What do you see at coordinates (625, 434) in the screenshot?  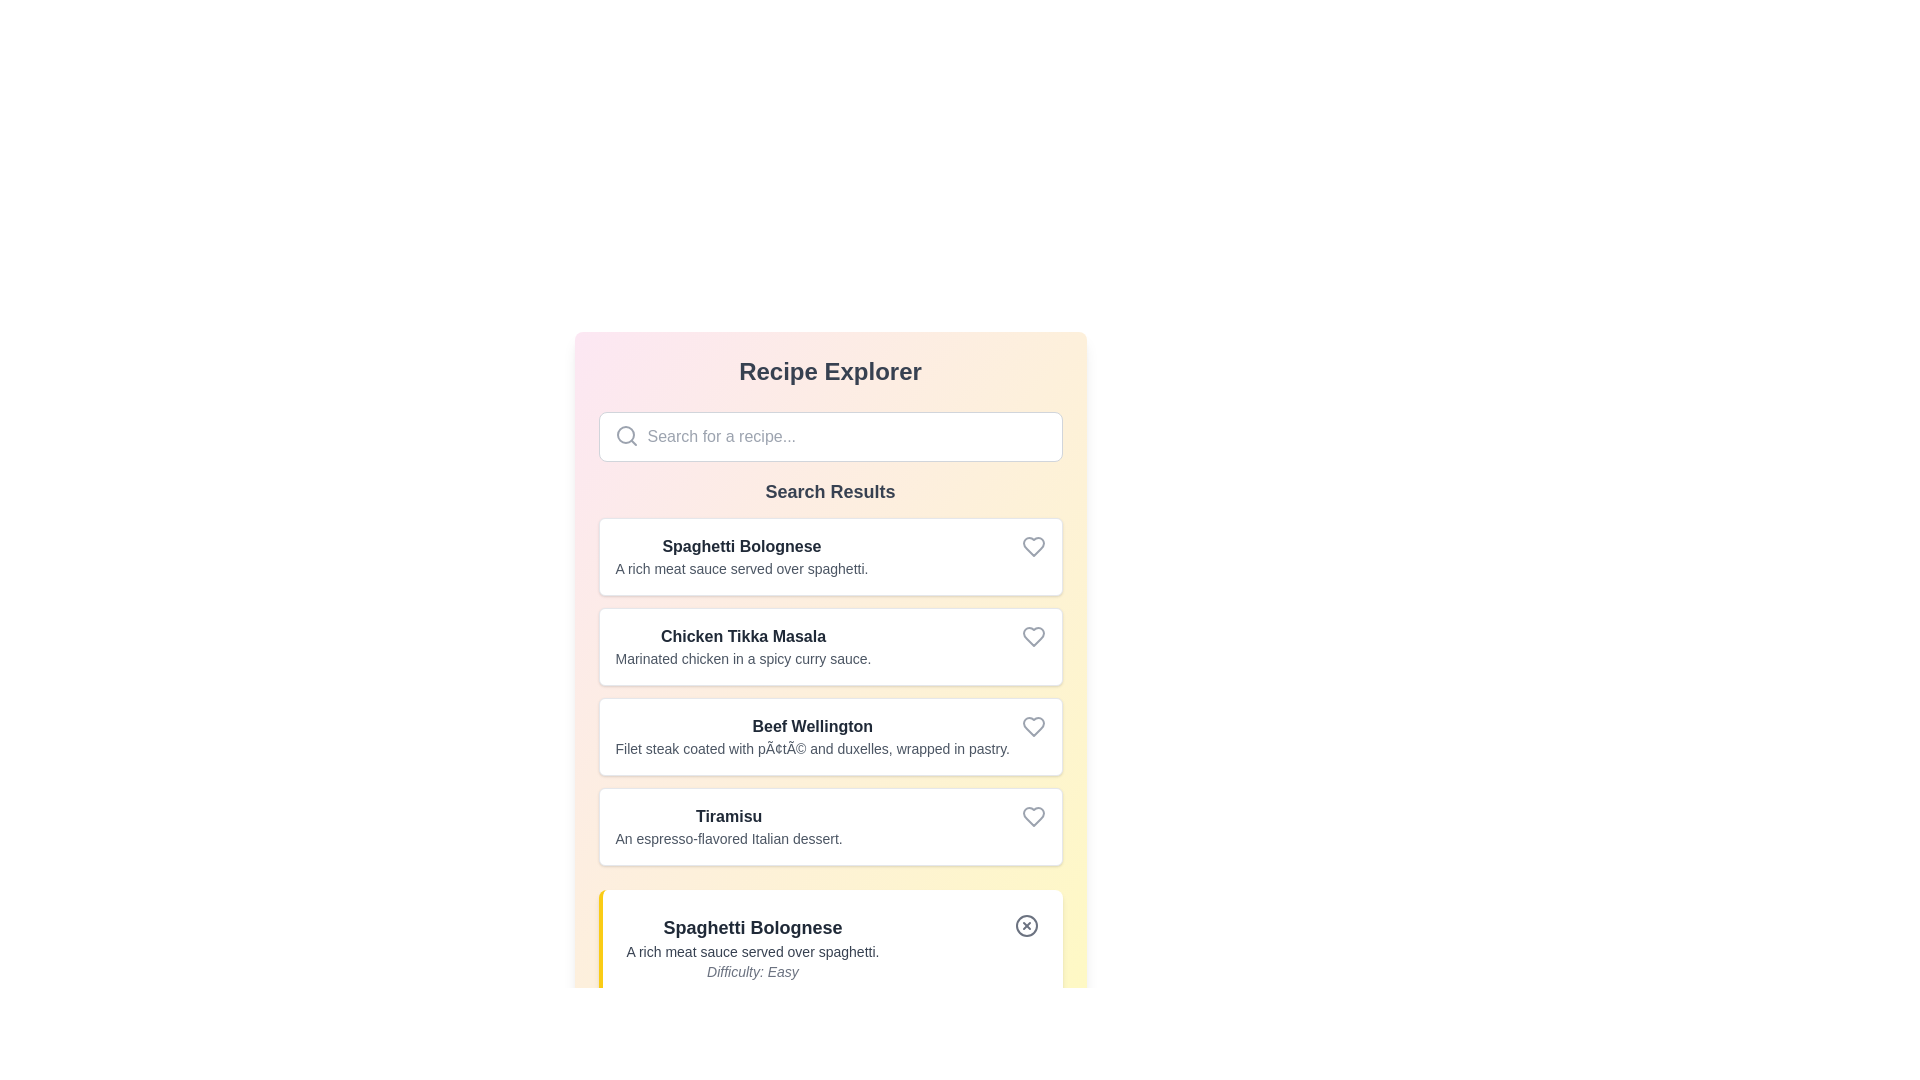 I see `the search icon located on the left side of the search input field at the top of the interface` at bounding box center [625, 434].